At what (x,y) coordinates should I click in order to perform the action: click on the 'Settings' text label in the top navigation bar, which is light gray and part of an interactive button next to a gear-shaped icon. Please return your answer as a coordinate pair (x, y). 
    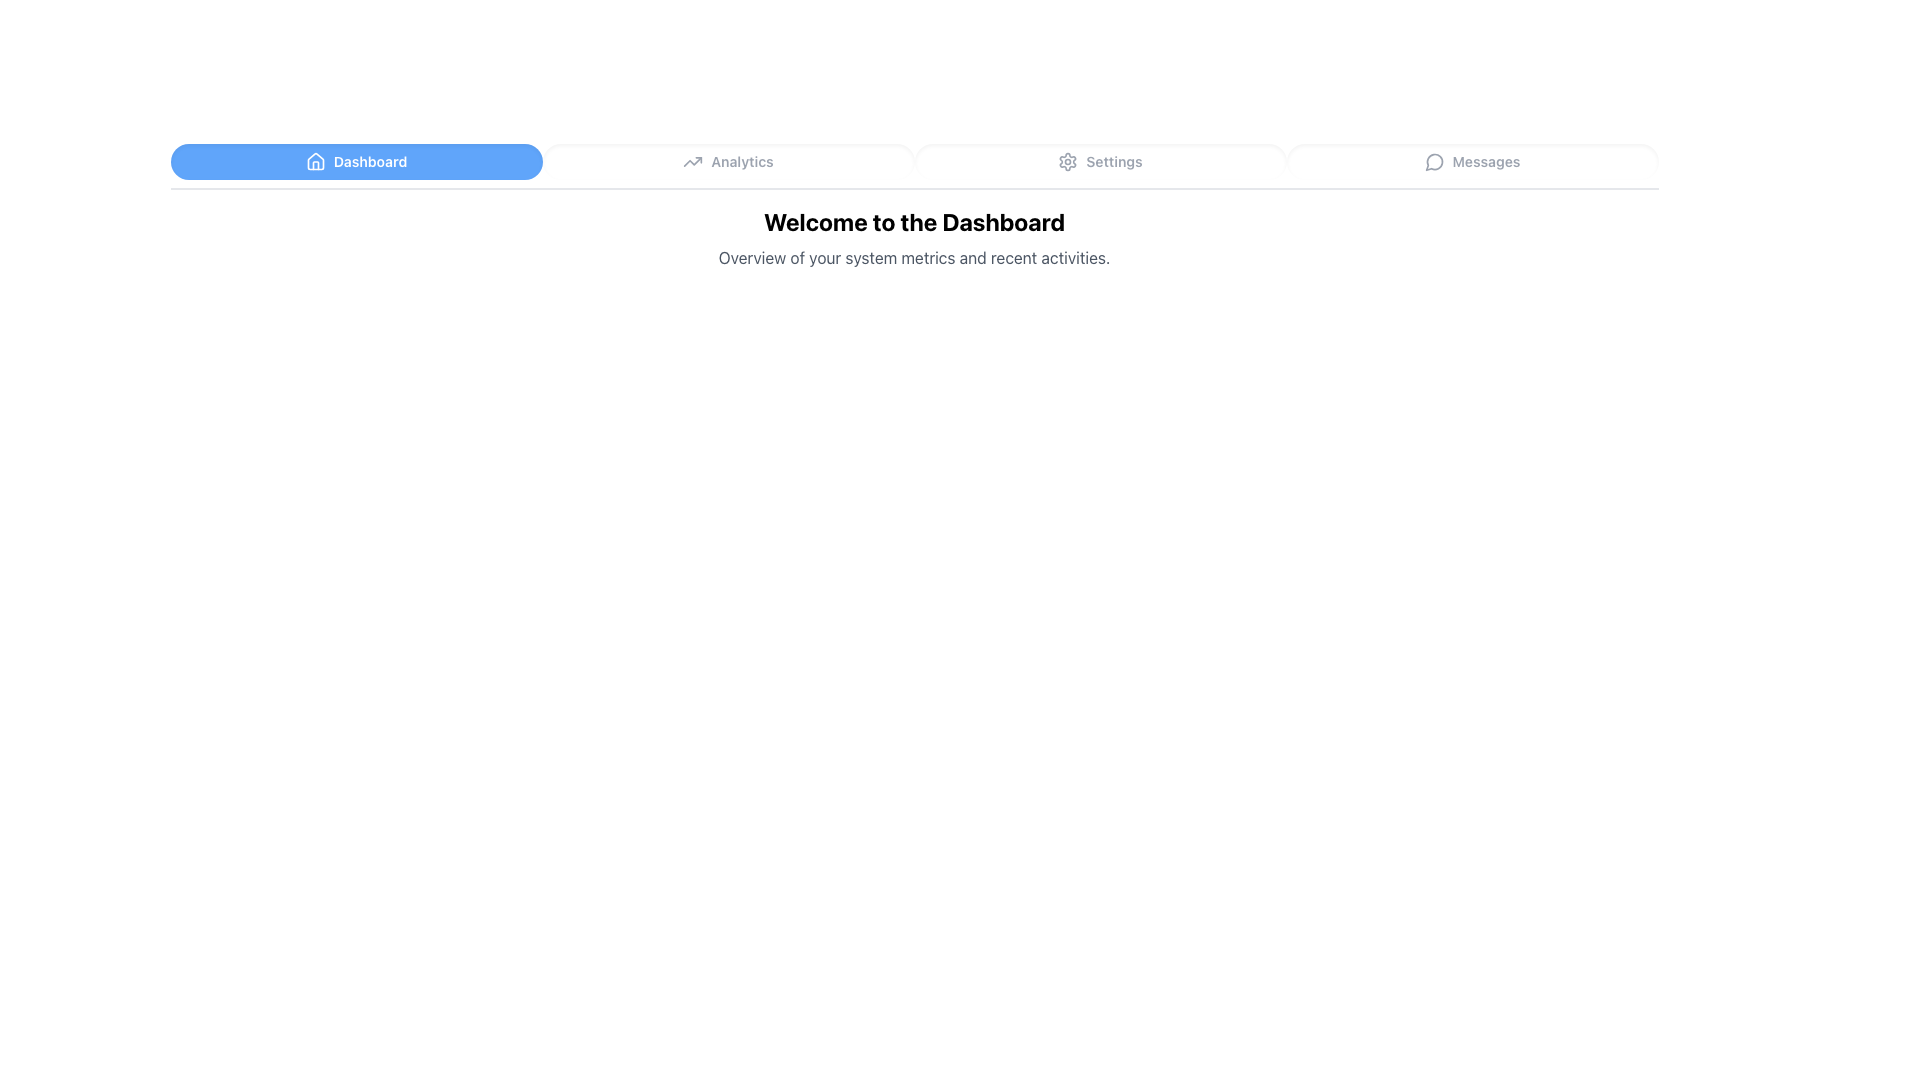
    Looking at the image, I should click on (1113, 161).